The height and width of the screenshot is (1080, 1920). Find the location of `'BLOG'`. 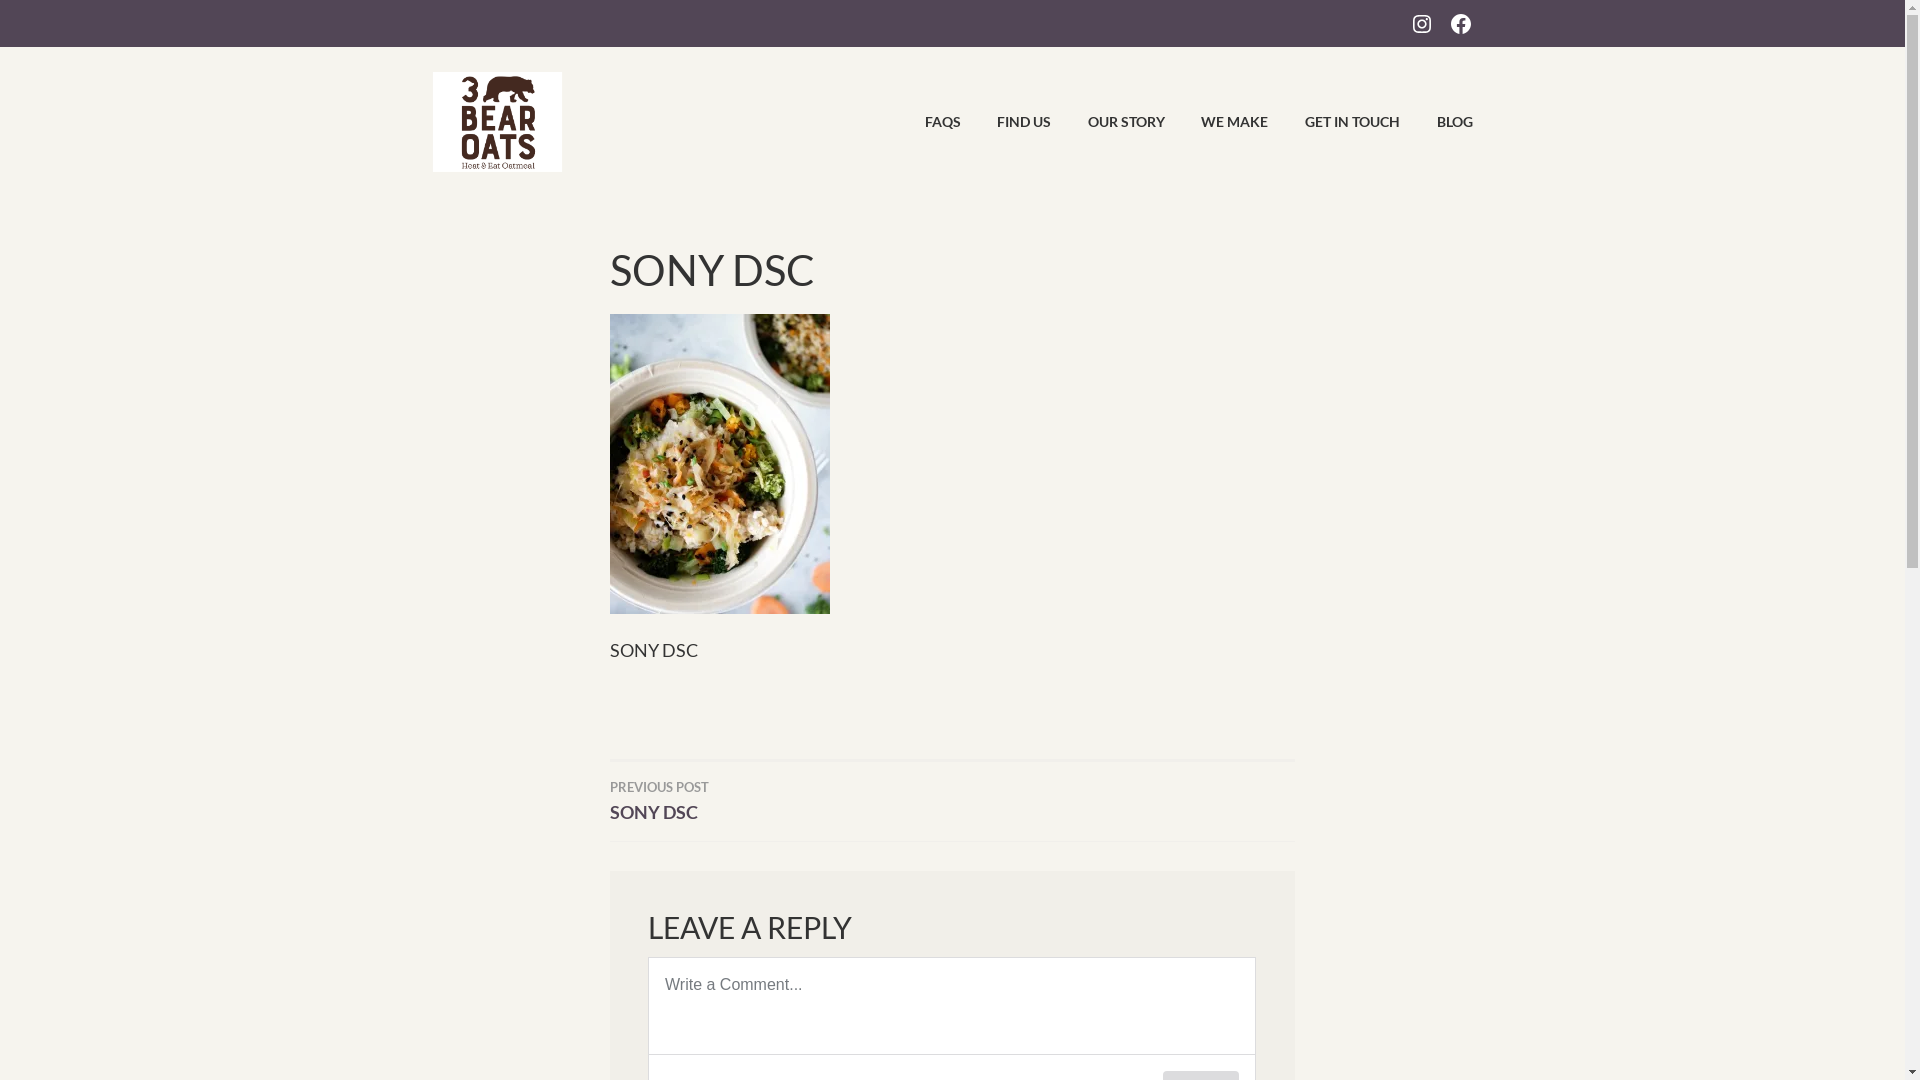

'BLOG' is located at coordinates (1437, 122).